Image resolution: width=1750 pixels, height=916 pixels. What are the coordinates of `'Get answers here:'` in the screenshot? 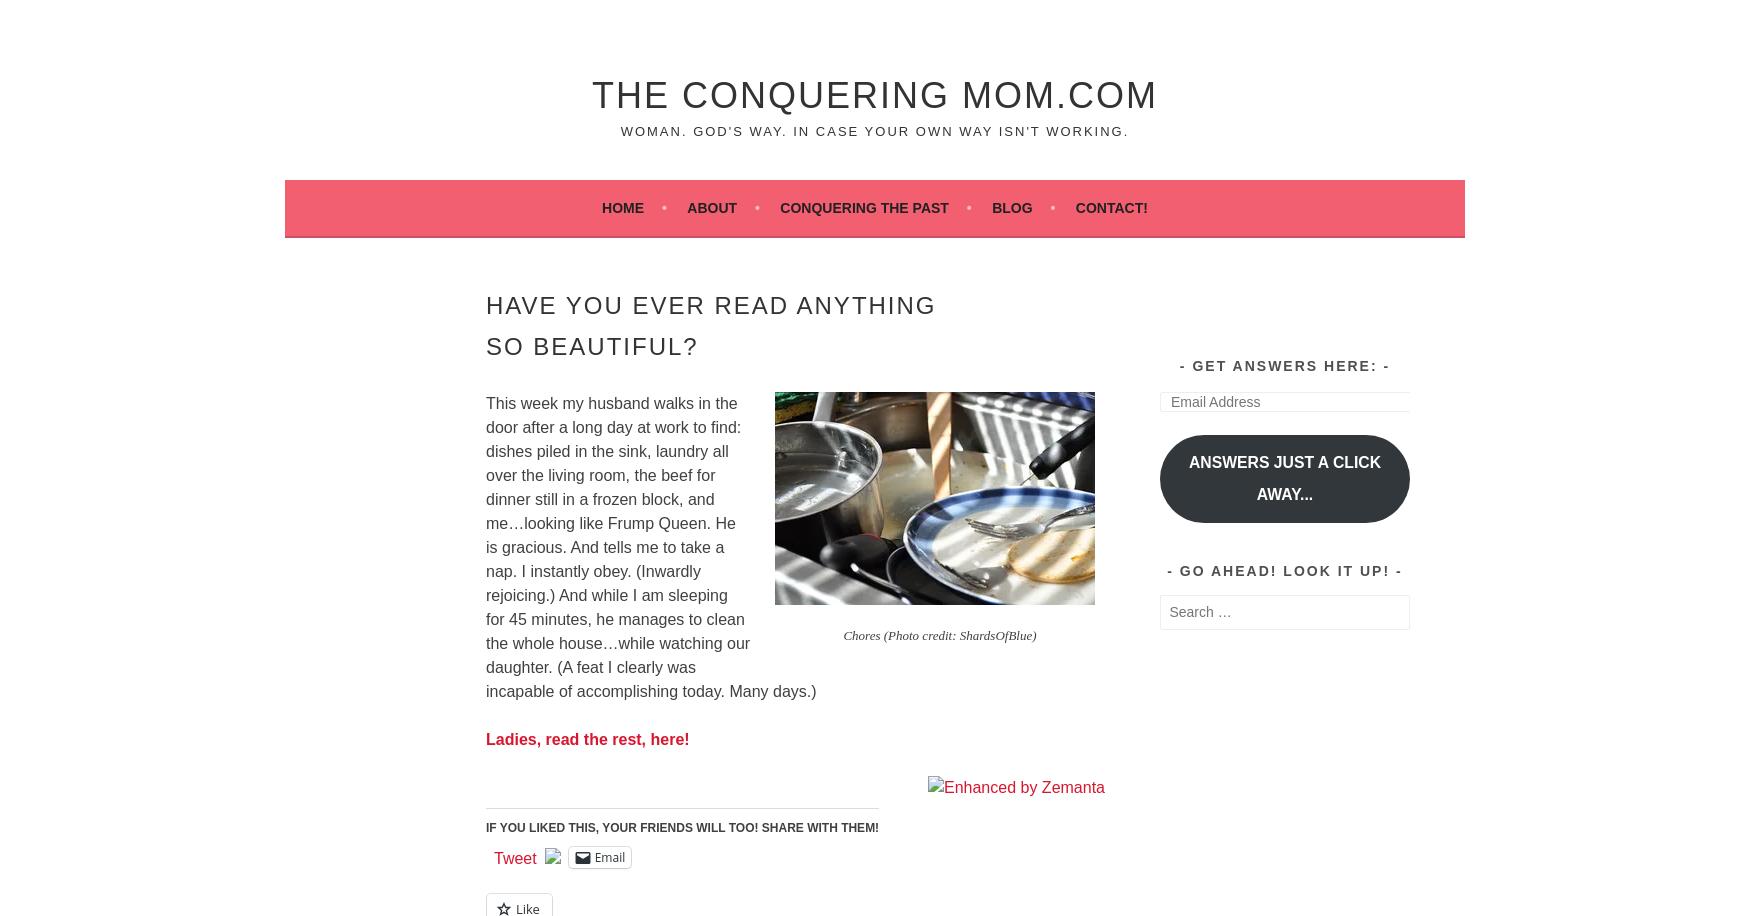 It's located at (1283, 365).